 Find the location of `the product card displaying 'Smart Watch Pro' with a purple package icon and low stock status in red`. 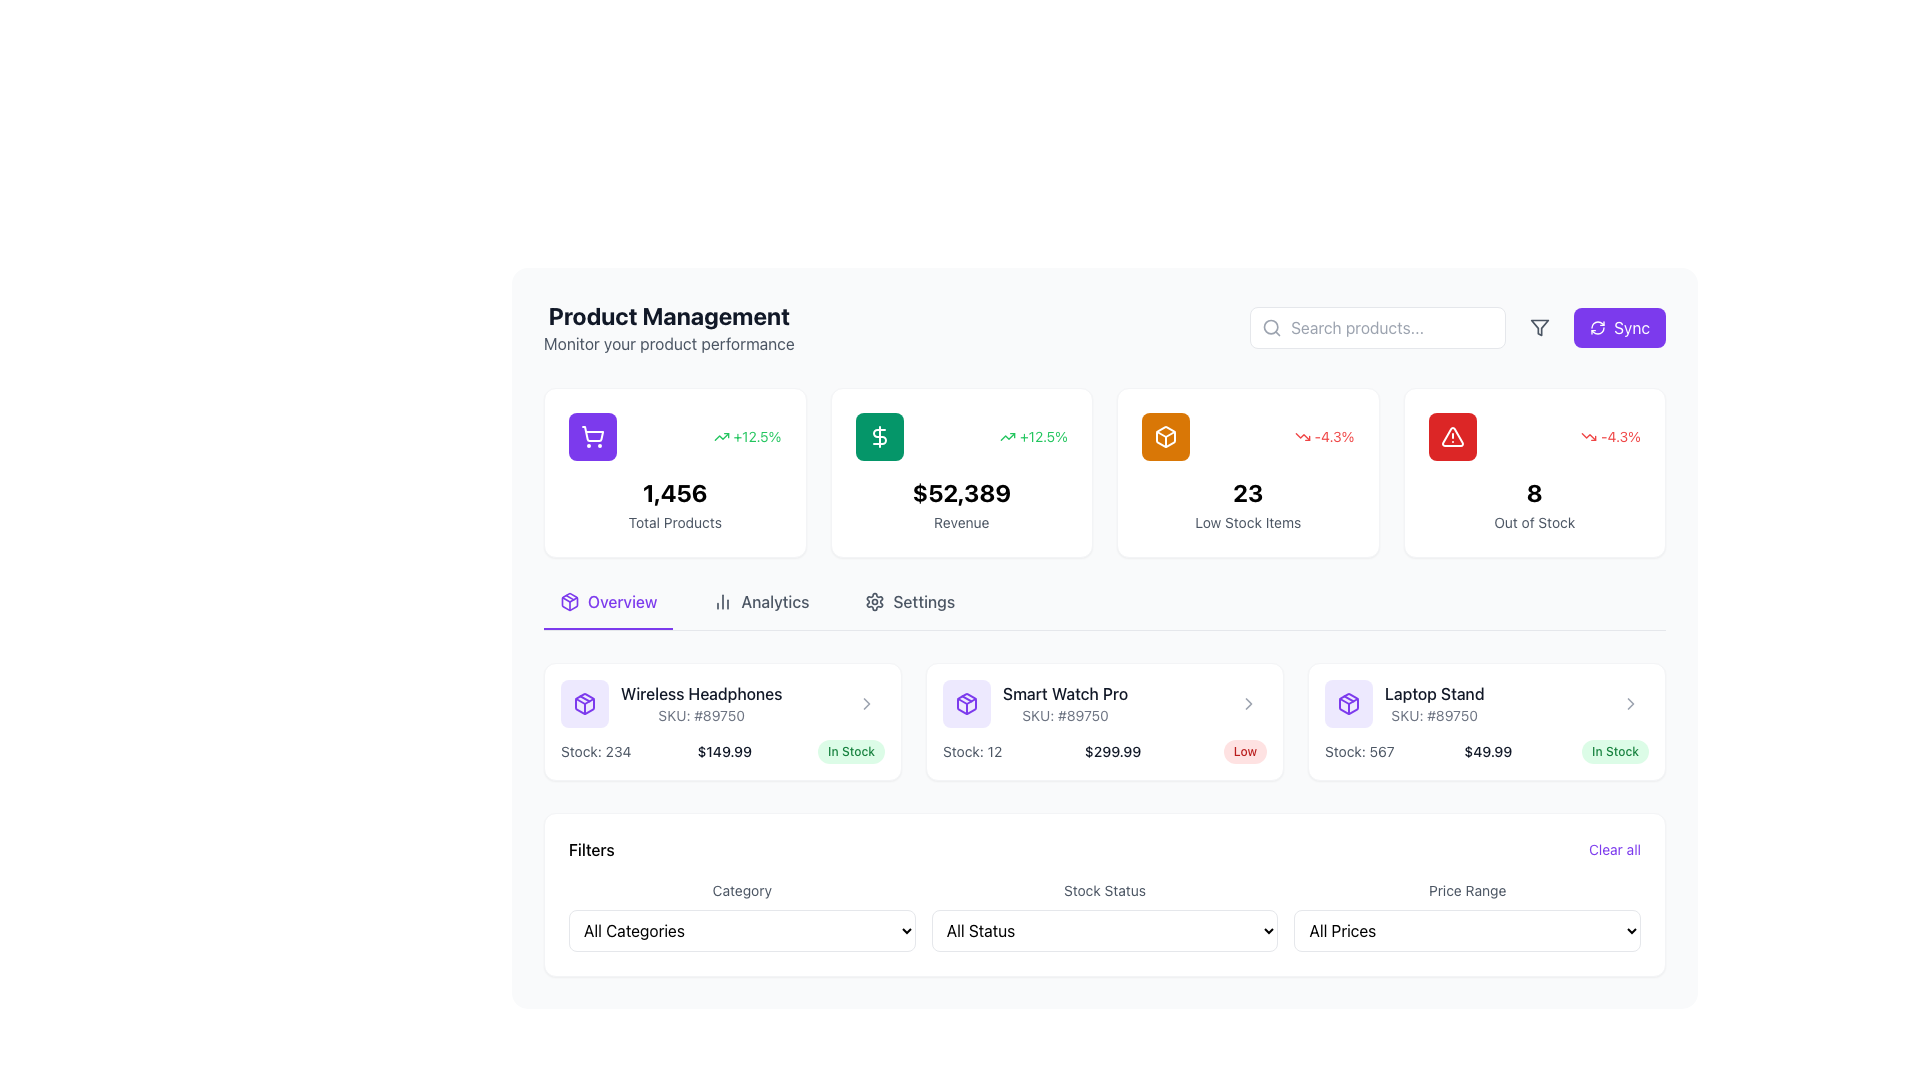

the product card displaying 'Smart Watch Pro' with a purple package icon and low stock status in red is located at coordinates (1103, 721).